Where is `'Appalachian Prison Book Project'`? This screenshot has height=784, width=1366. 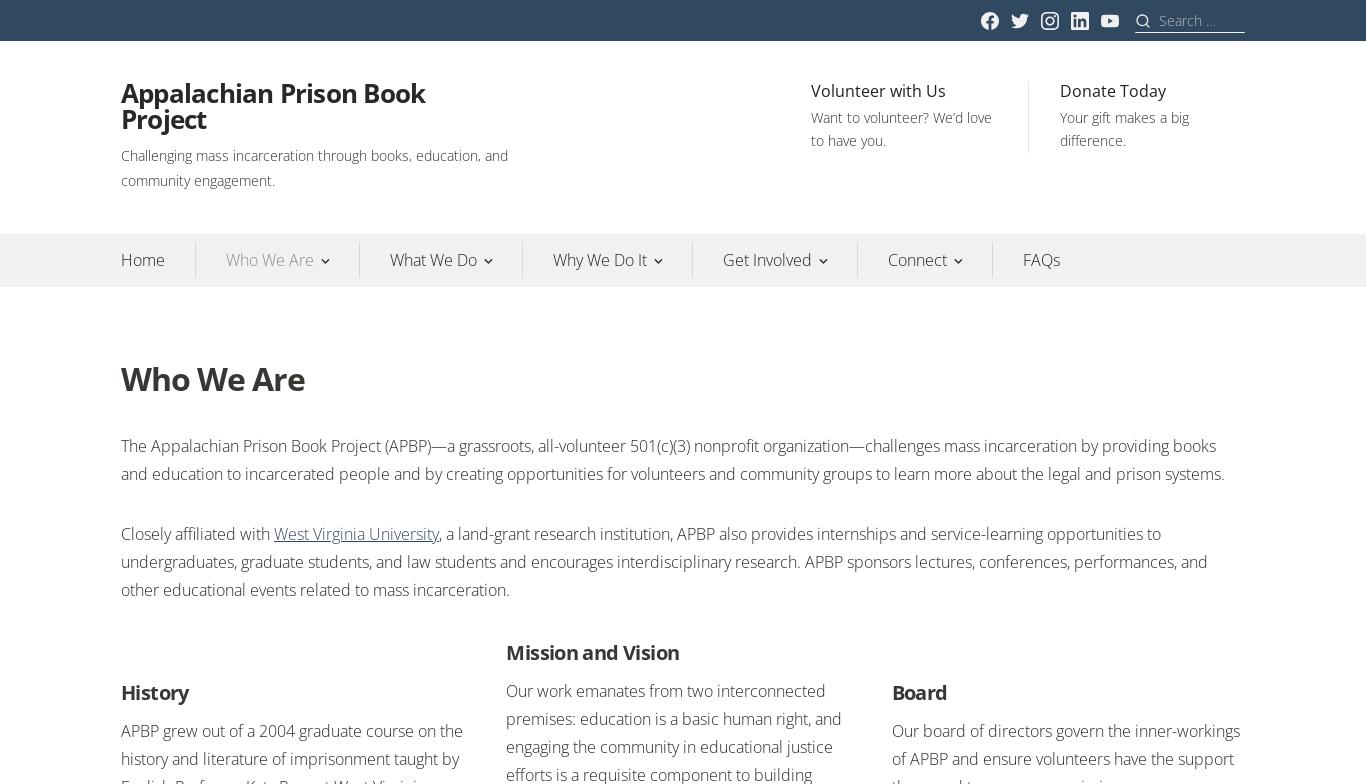 'Appalachian Prison Book Project' is located at coordinates (273, 105).